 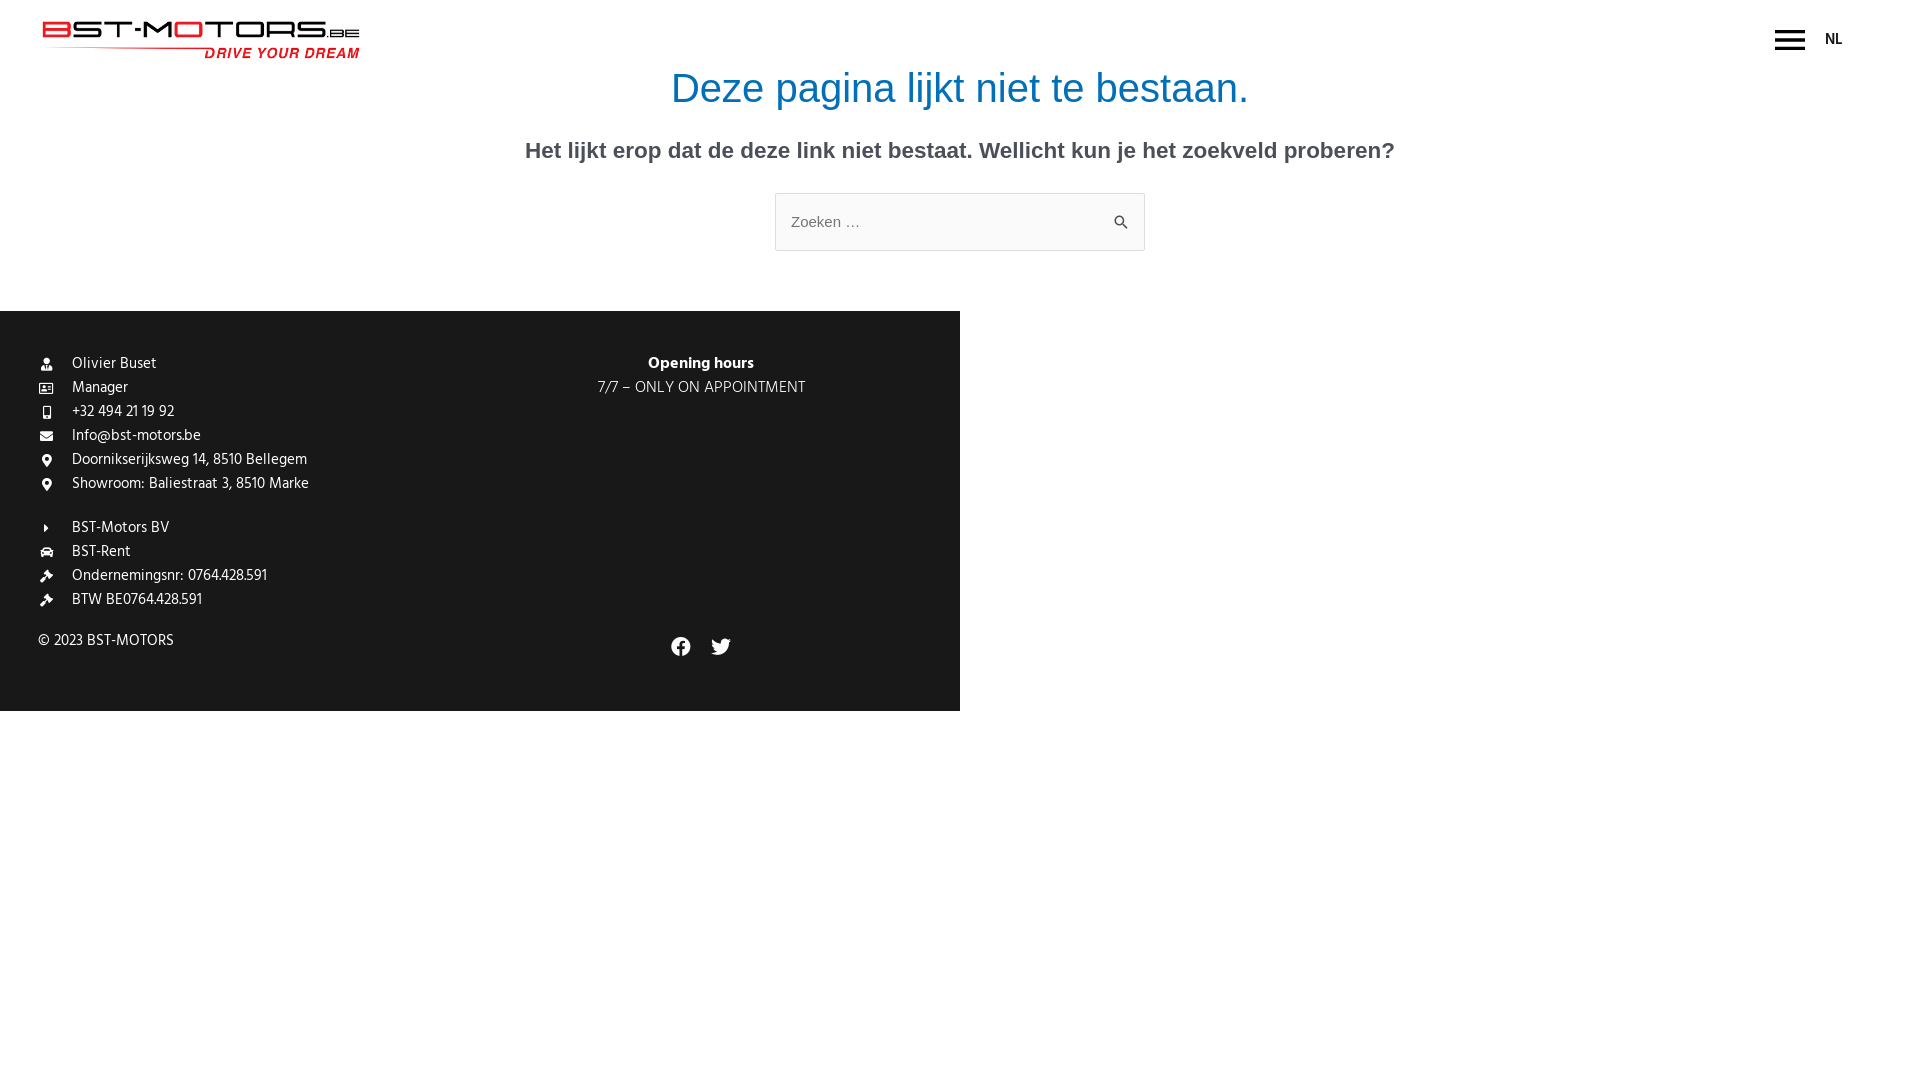 What do you see at coordinates (38, 551) in the screenshot?
I see `'BST-Rent'` at bounding box center [38, 551].